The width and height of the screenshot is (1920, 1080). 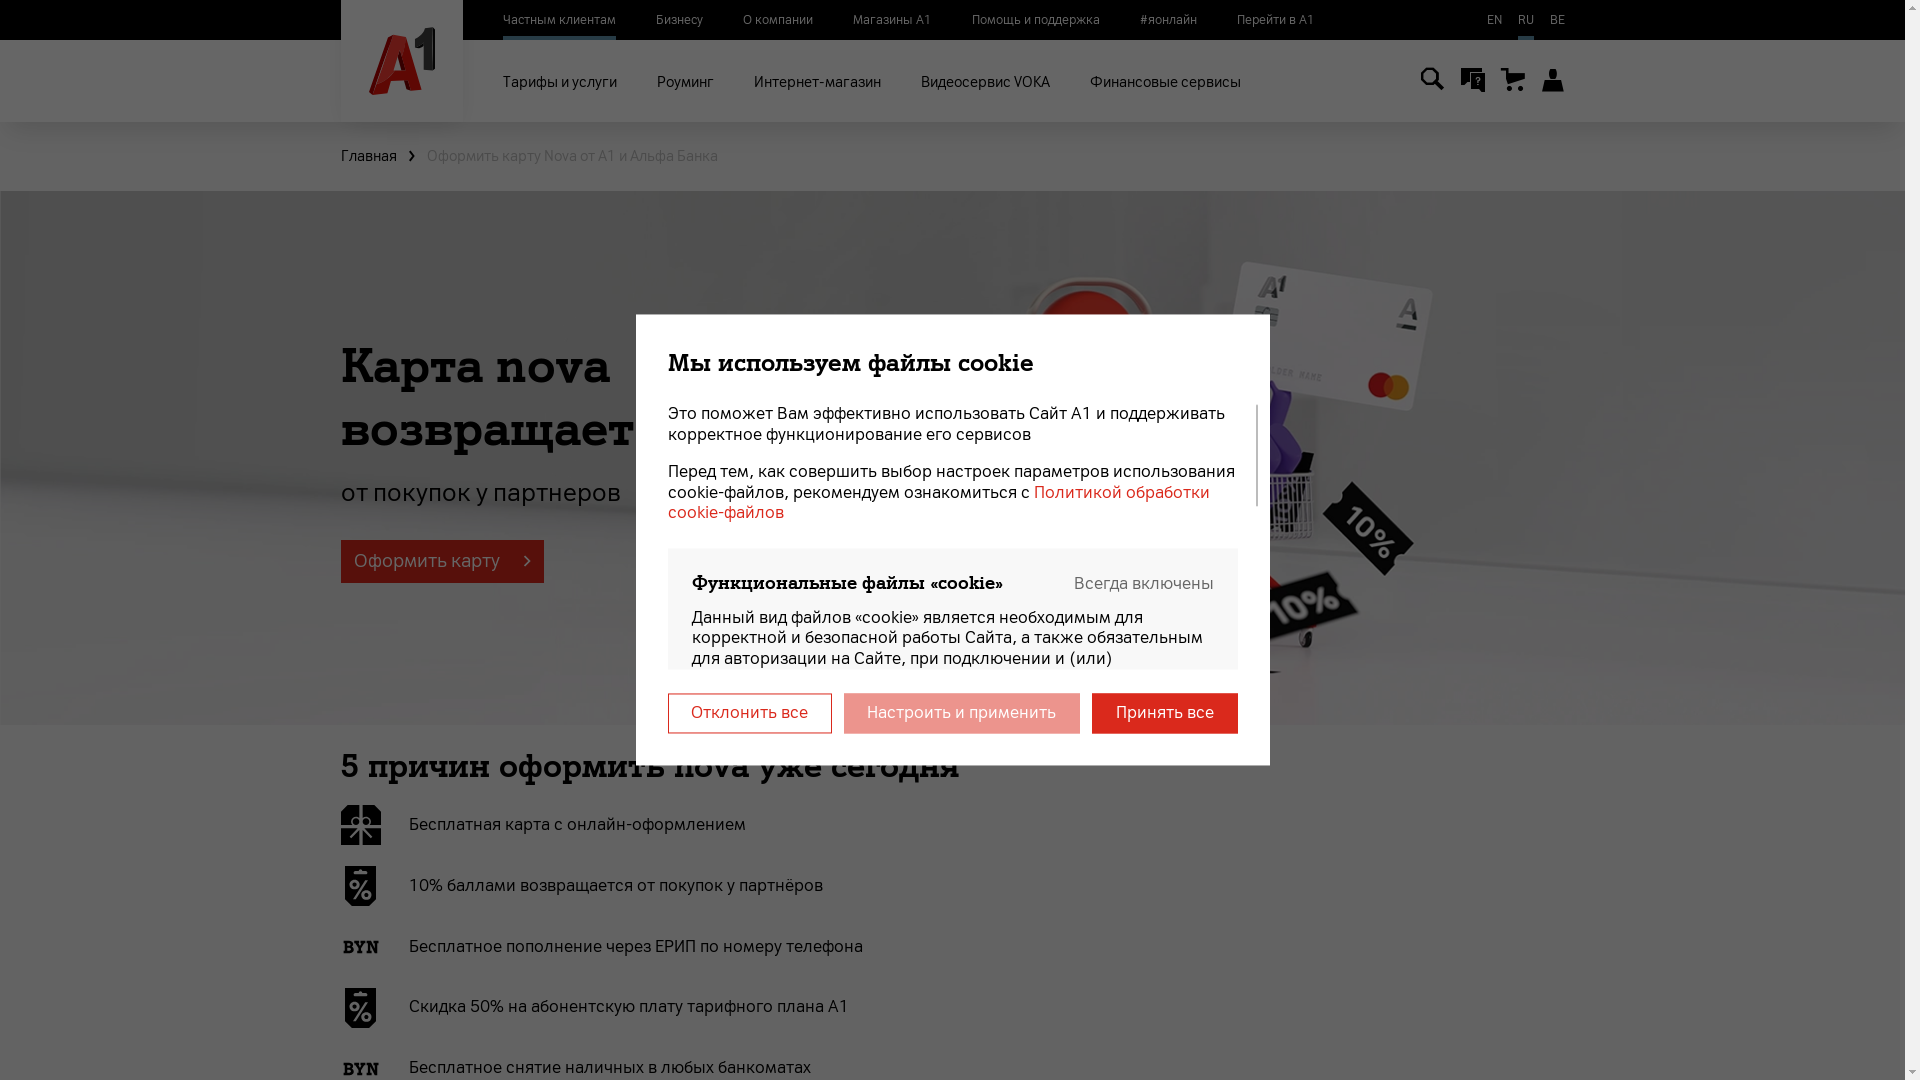 I want to click on 'BE', so click(x=1556, y=19).